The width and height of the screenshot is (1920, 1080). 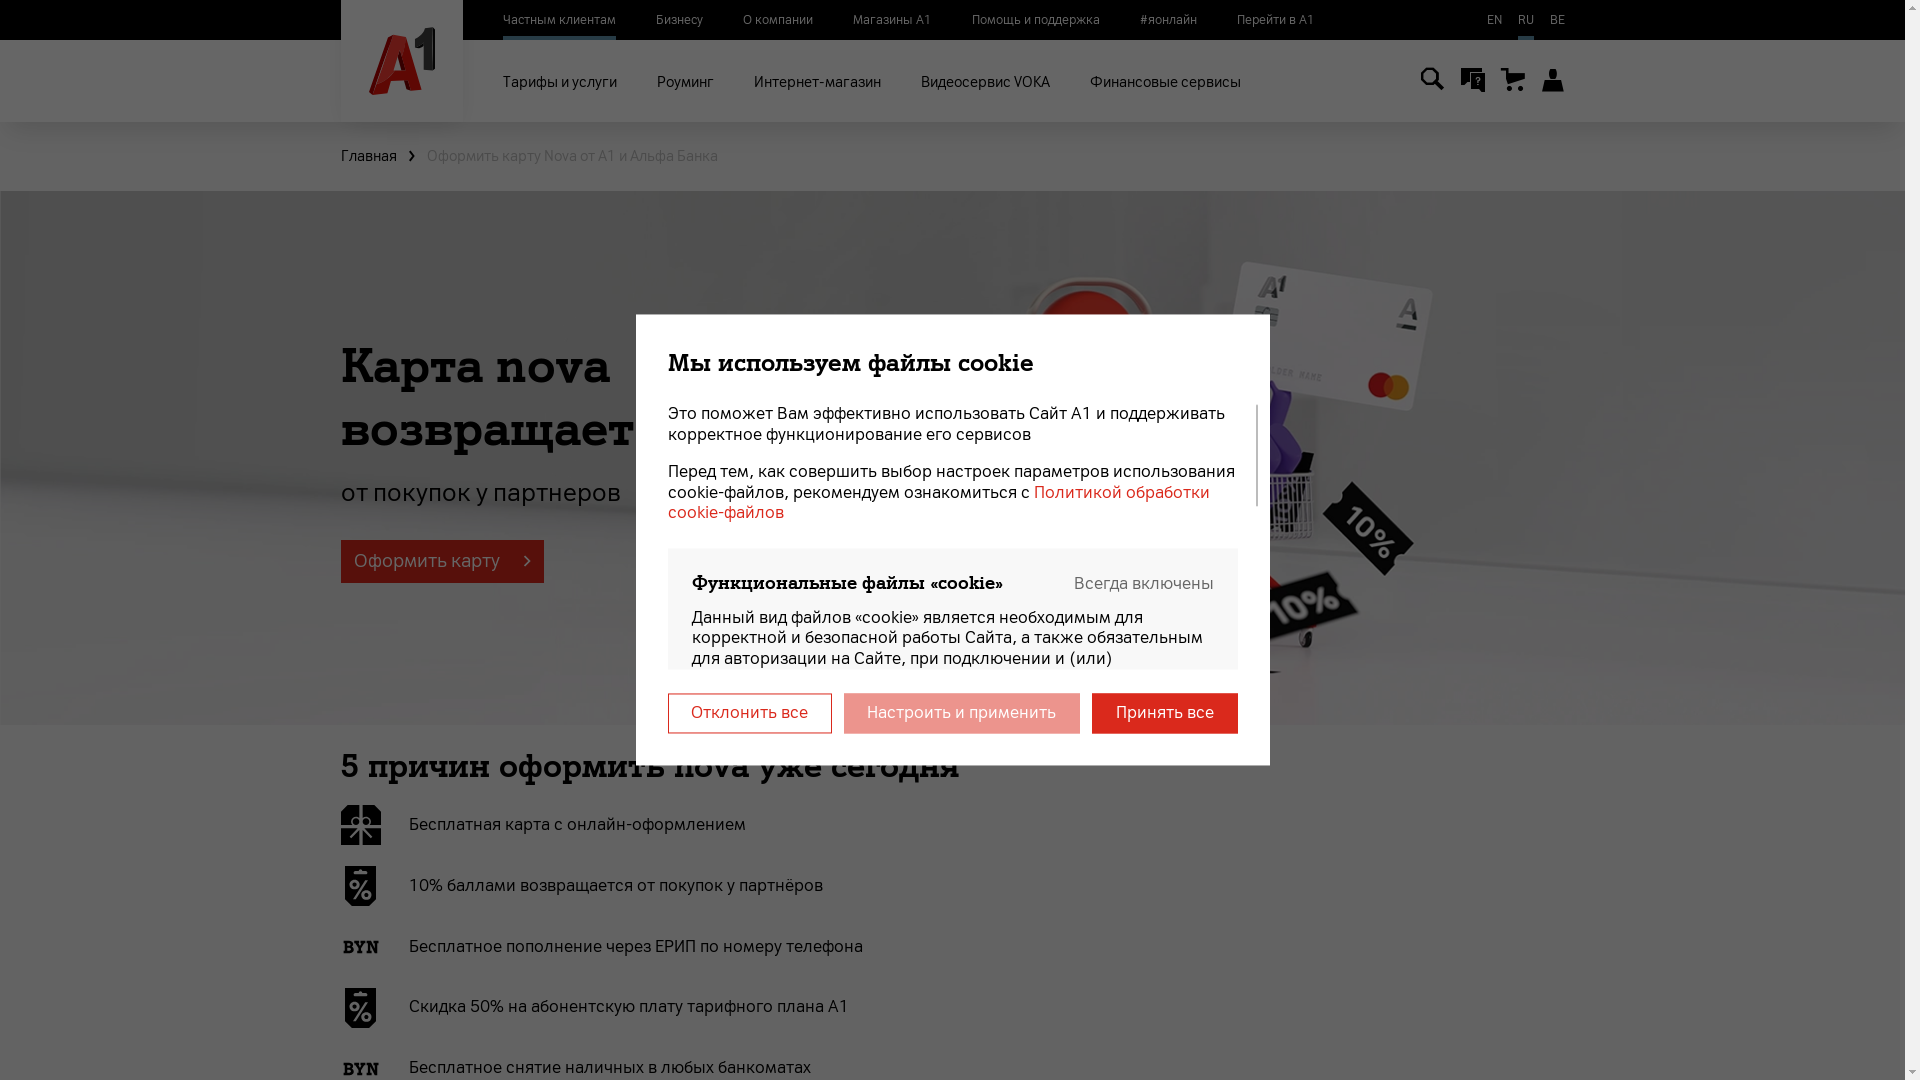 I want to click on 'BE', so click(x=1556, y=19).